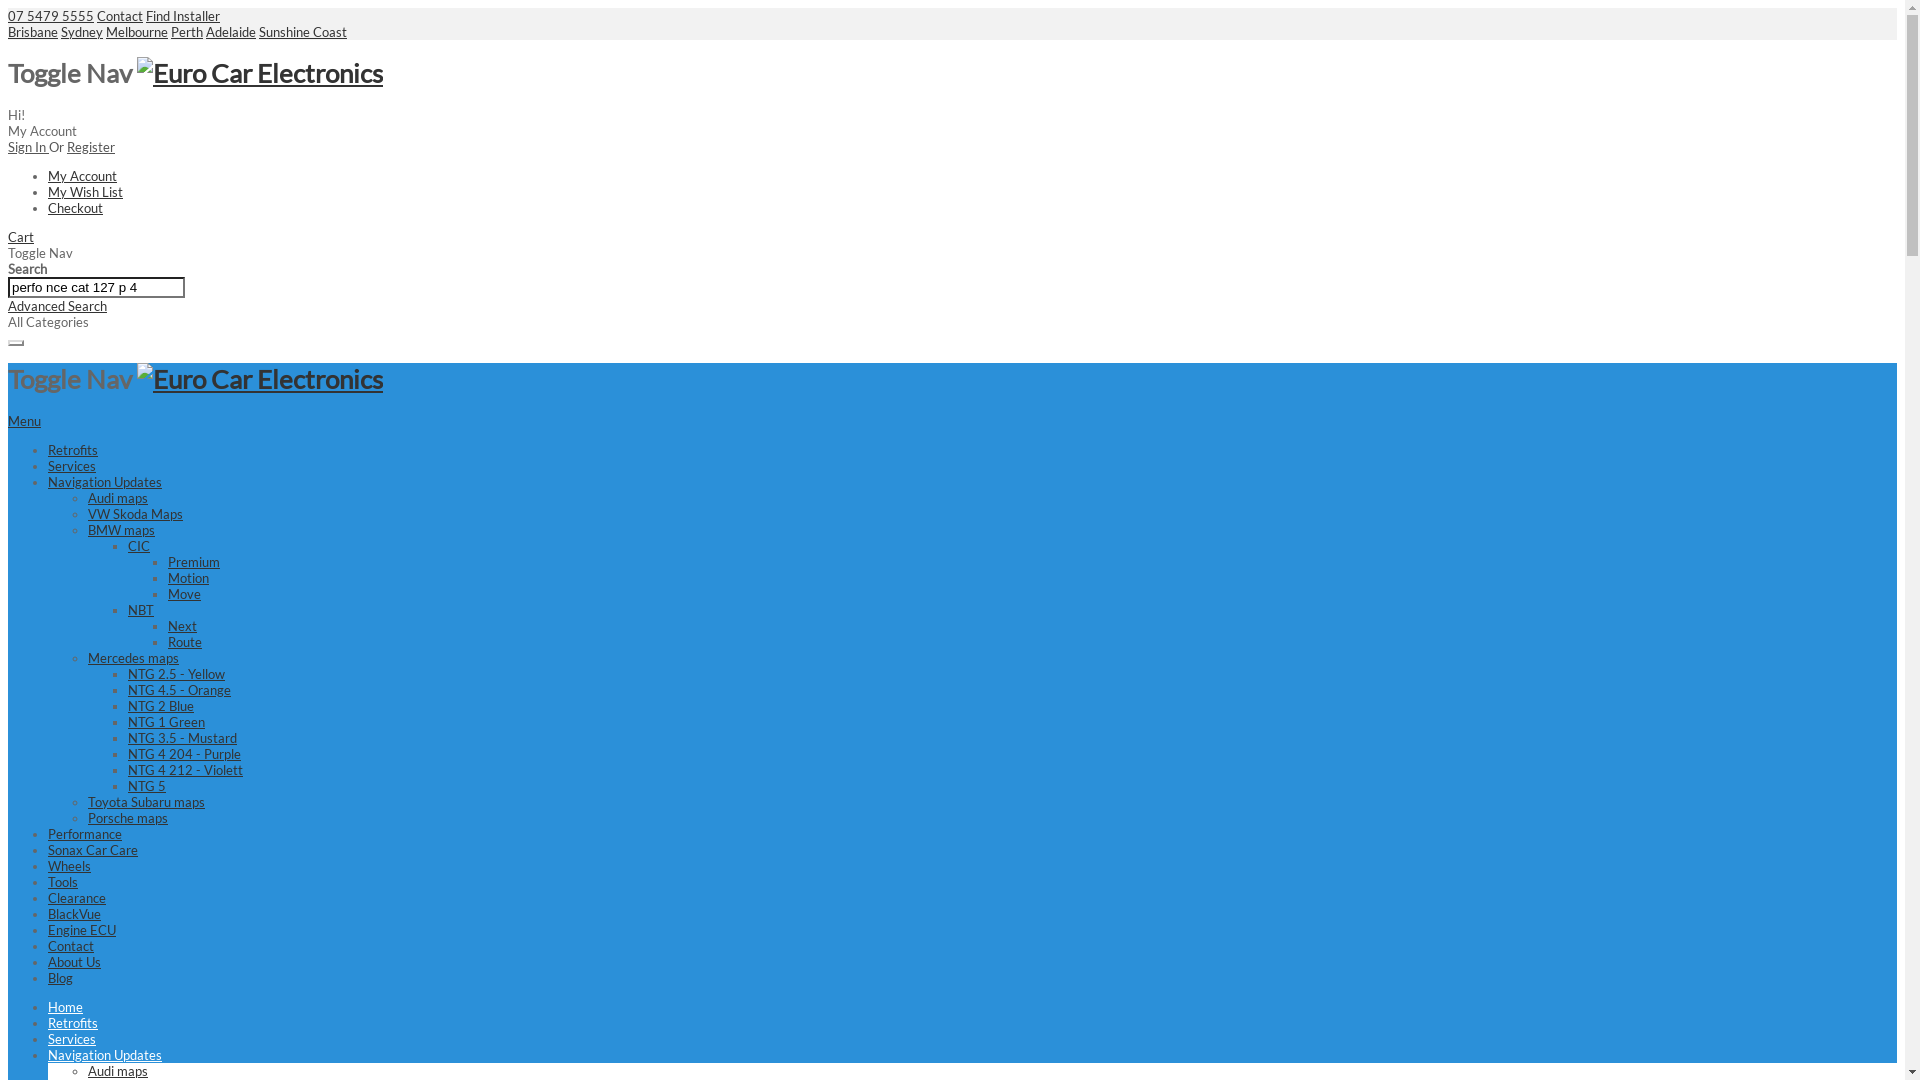 Image resolution: width=1920 pixels, height=1080 pixels. Describe the element at coordinates (104, 31) in the screenshot. I see `'Melbourne'` at that location.